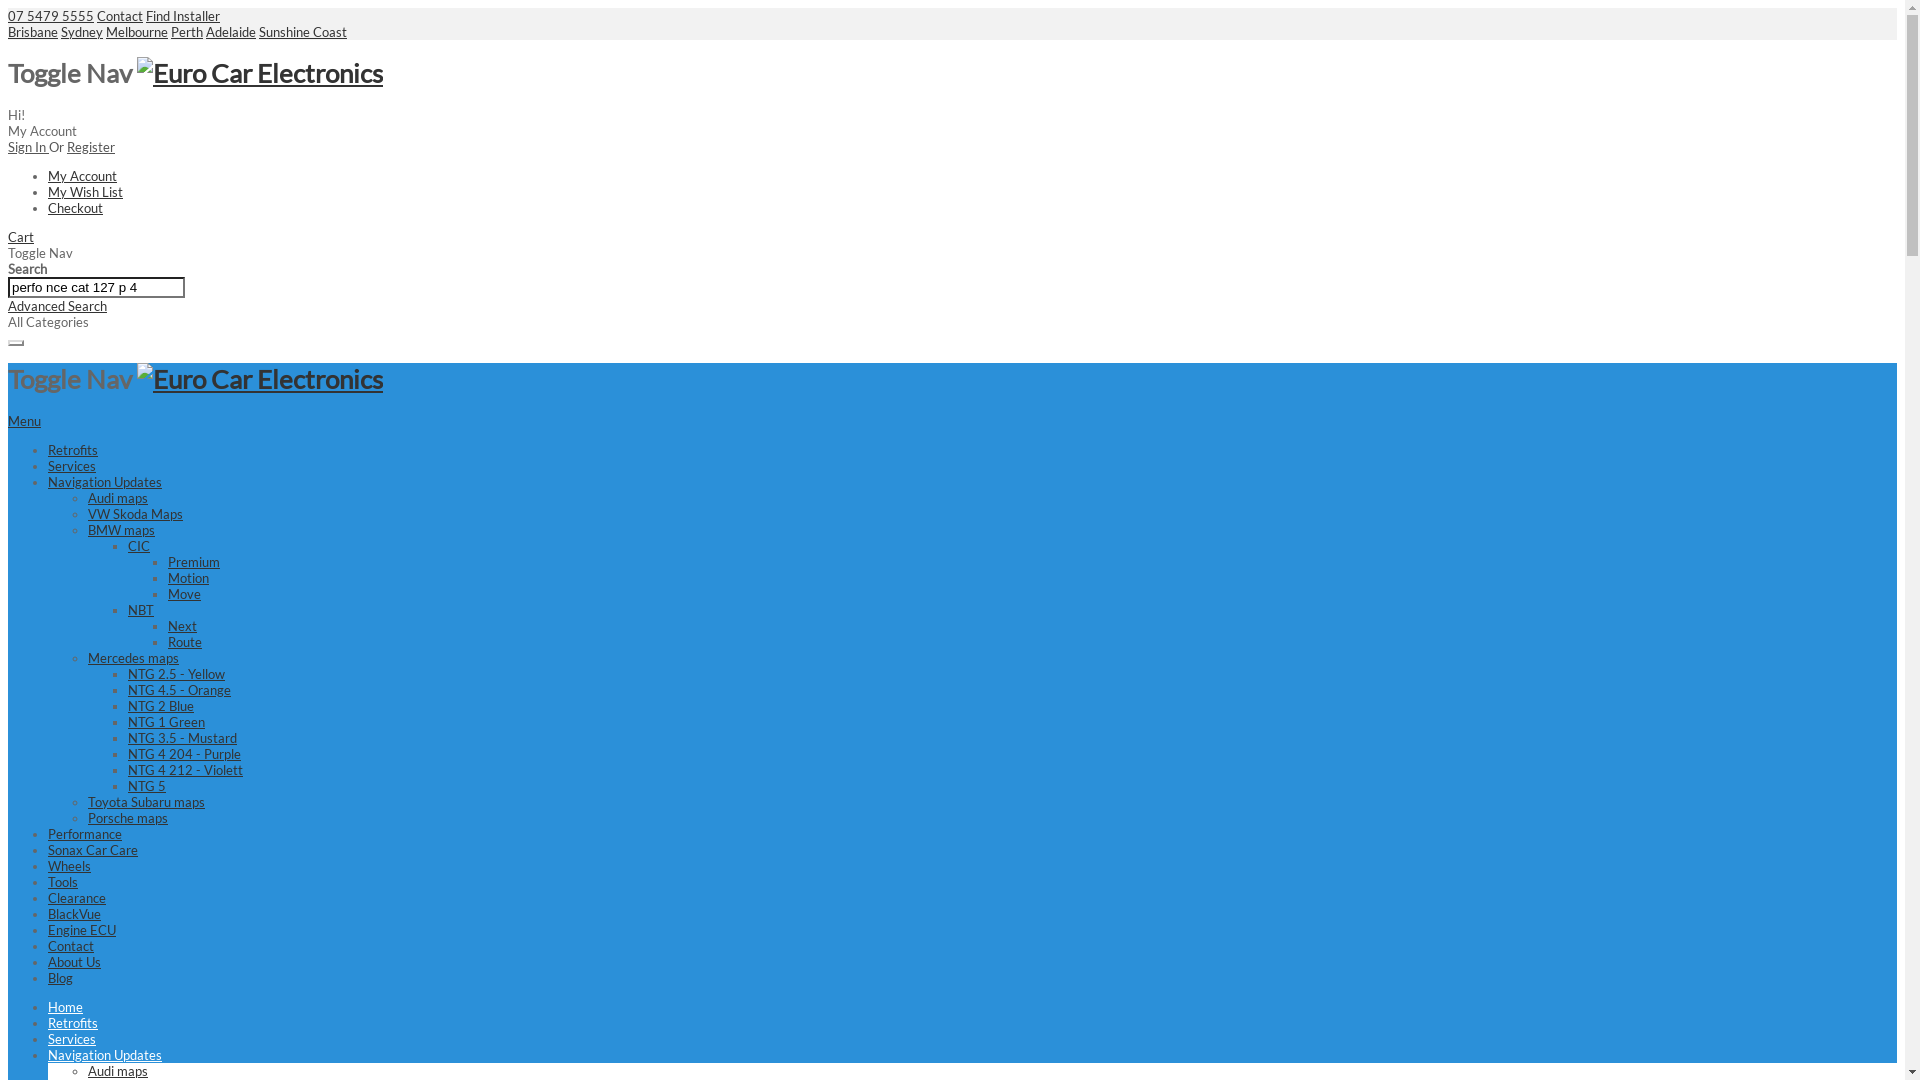 Image resolution: width=1920 pixels, height=1080 pixels. Describe the element at coordinates (104, 31) in the screenshot. I see `'Melbourne'` at that location.